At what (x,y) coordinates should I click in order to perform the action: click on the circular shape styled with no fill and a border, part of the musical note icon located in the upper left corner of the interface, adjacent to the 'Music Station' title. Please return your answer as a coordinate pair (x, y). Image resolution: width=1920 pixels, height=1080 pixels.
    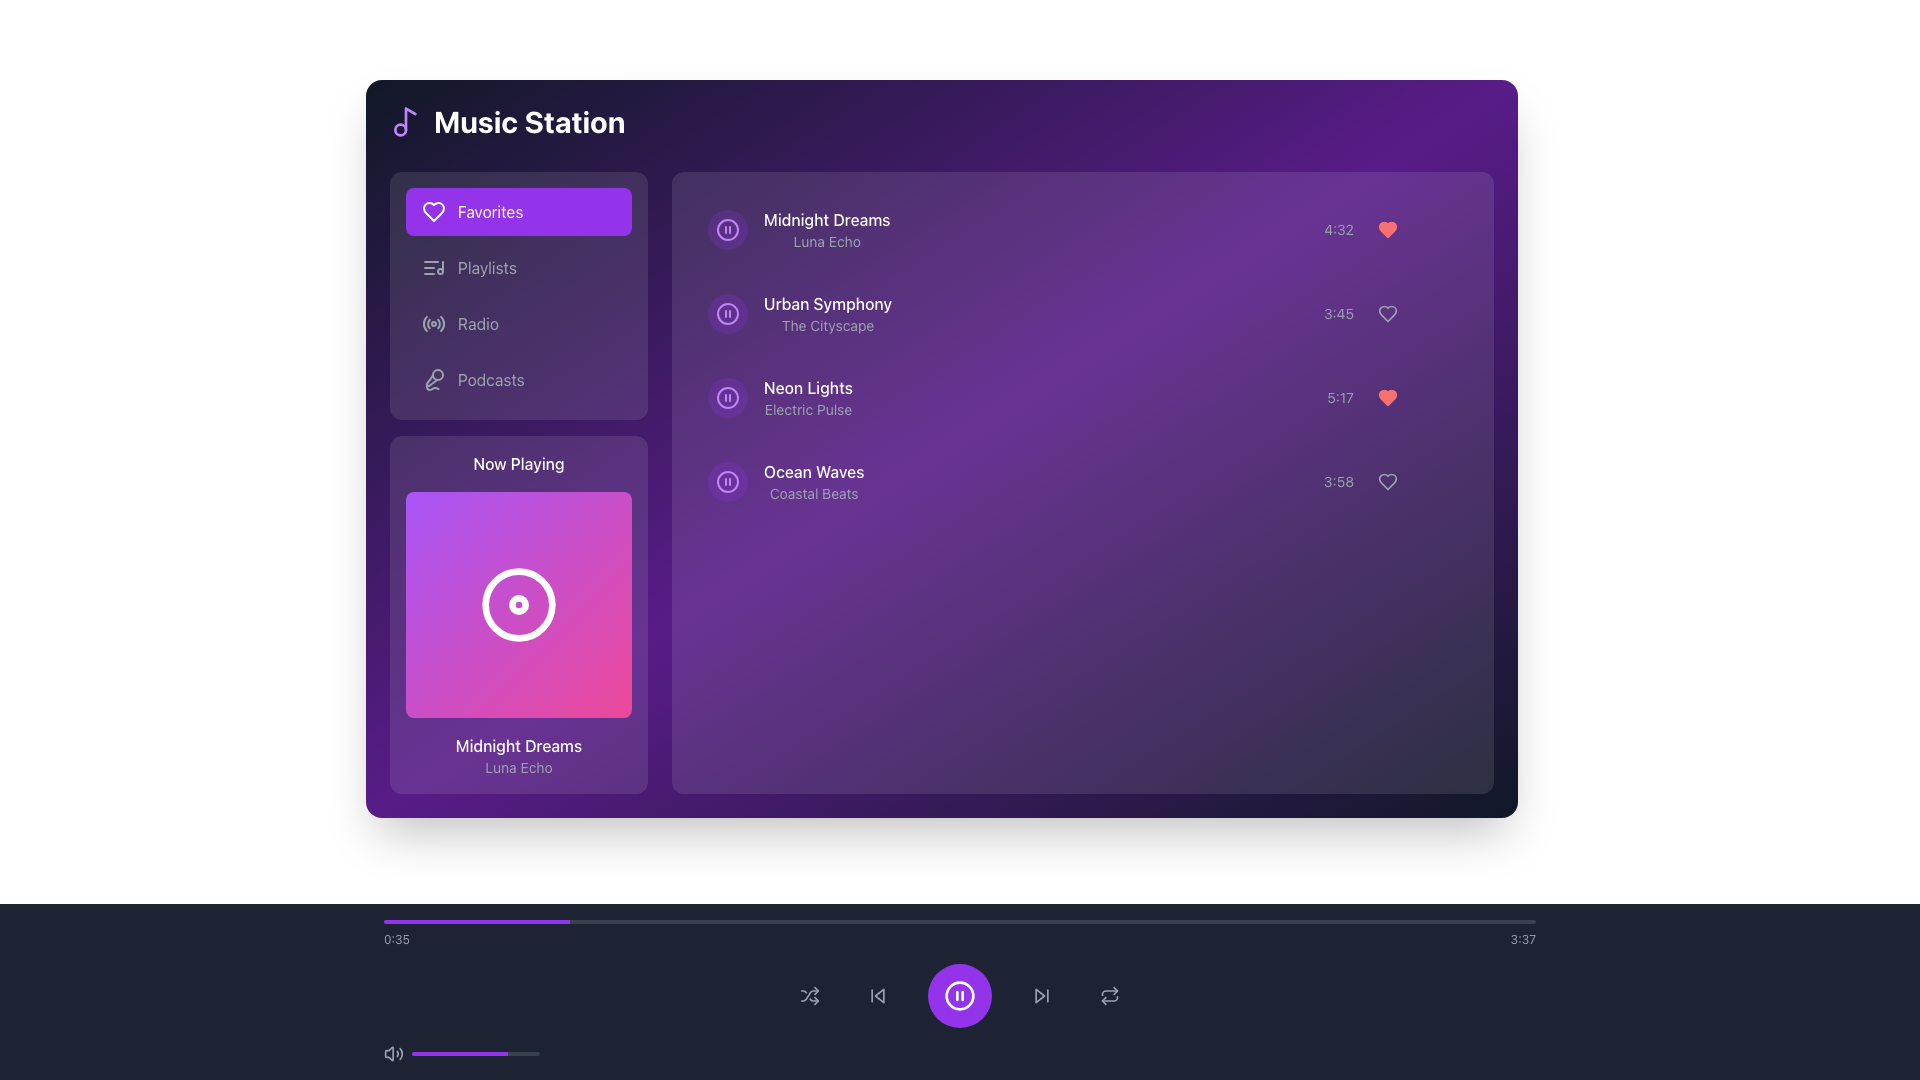
    Looking at the image, I should click on (400, 130).